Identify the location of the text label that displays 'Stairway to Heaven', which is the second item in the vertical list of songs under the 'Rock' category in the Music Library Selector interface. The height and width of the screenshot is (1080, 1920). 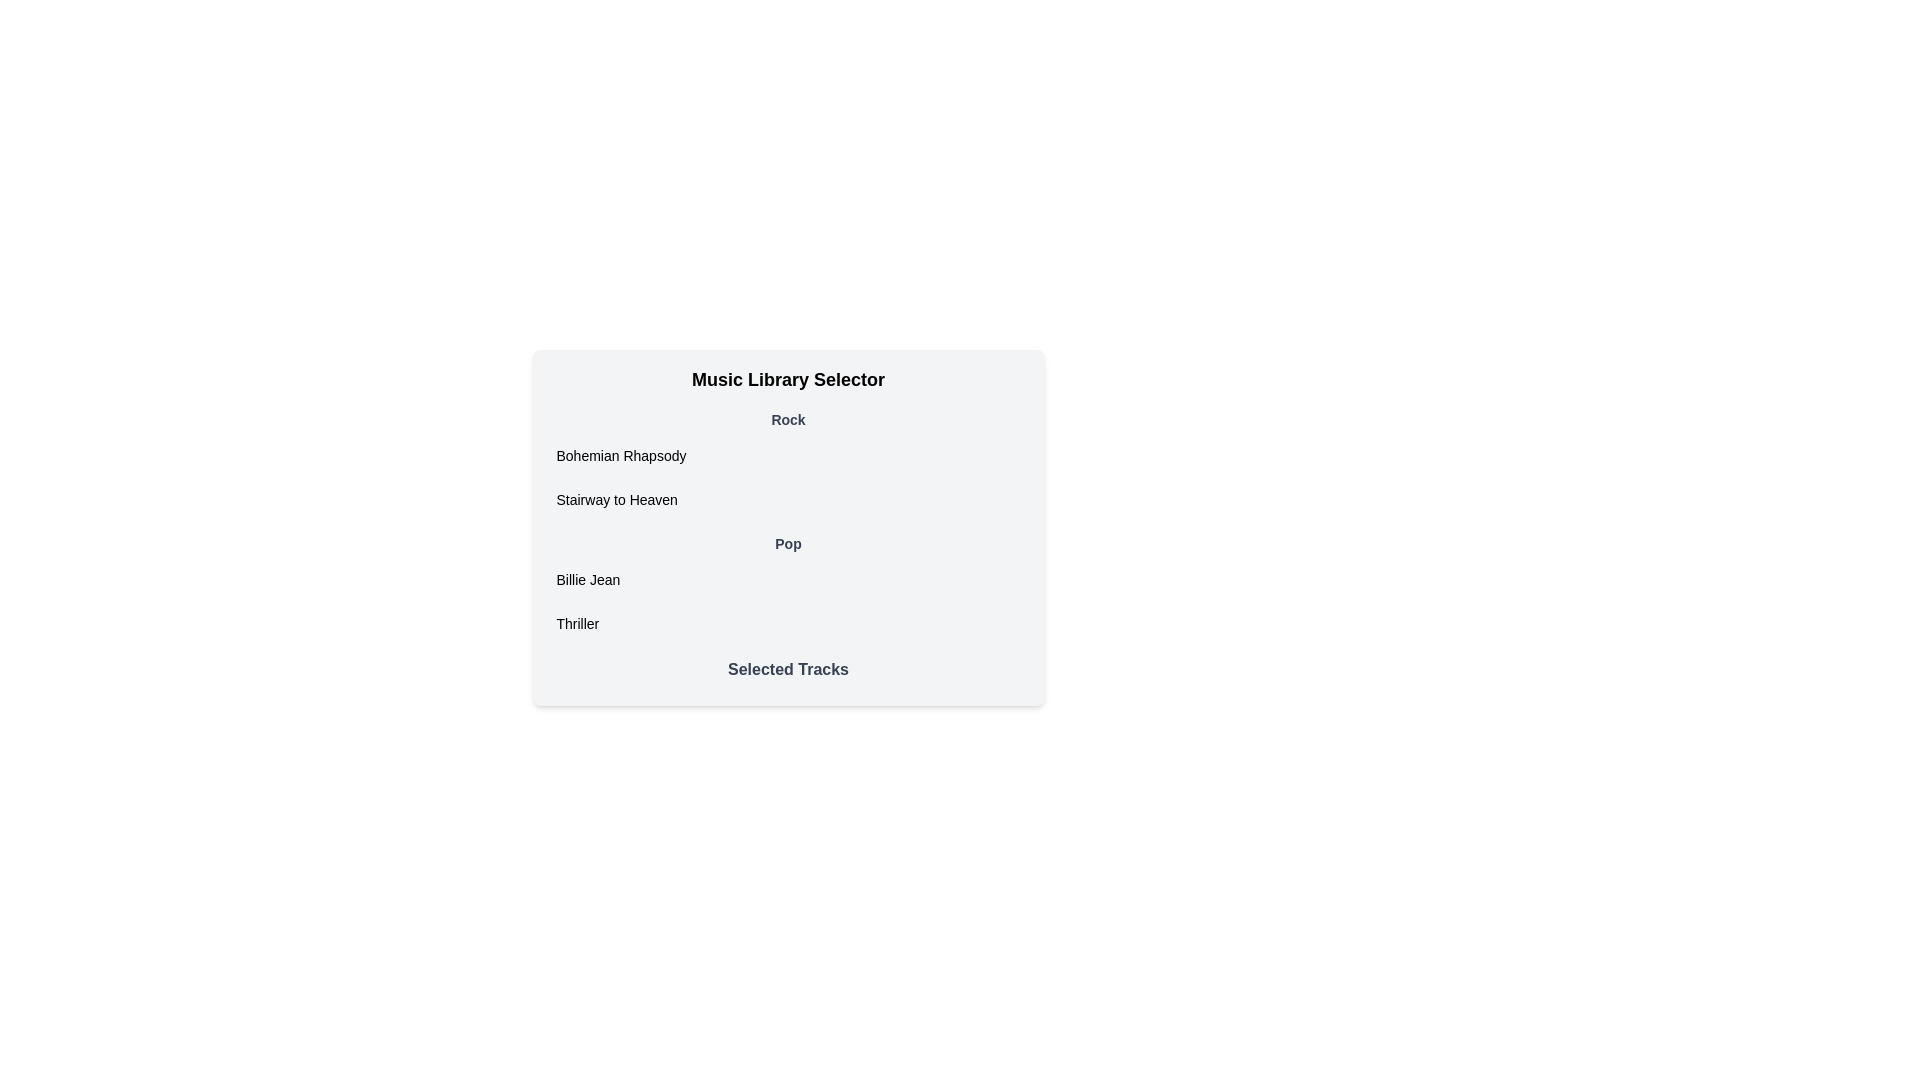
(616, 499).